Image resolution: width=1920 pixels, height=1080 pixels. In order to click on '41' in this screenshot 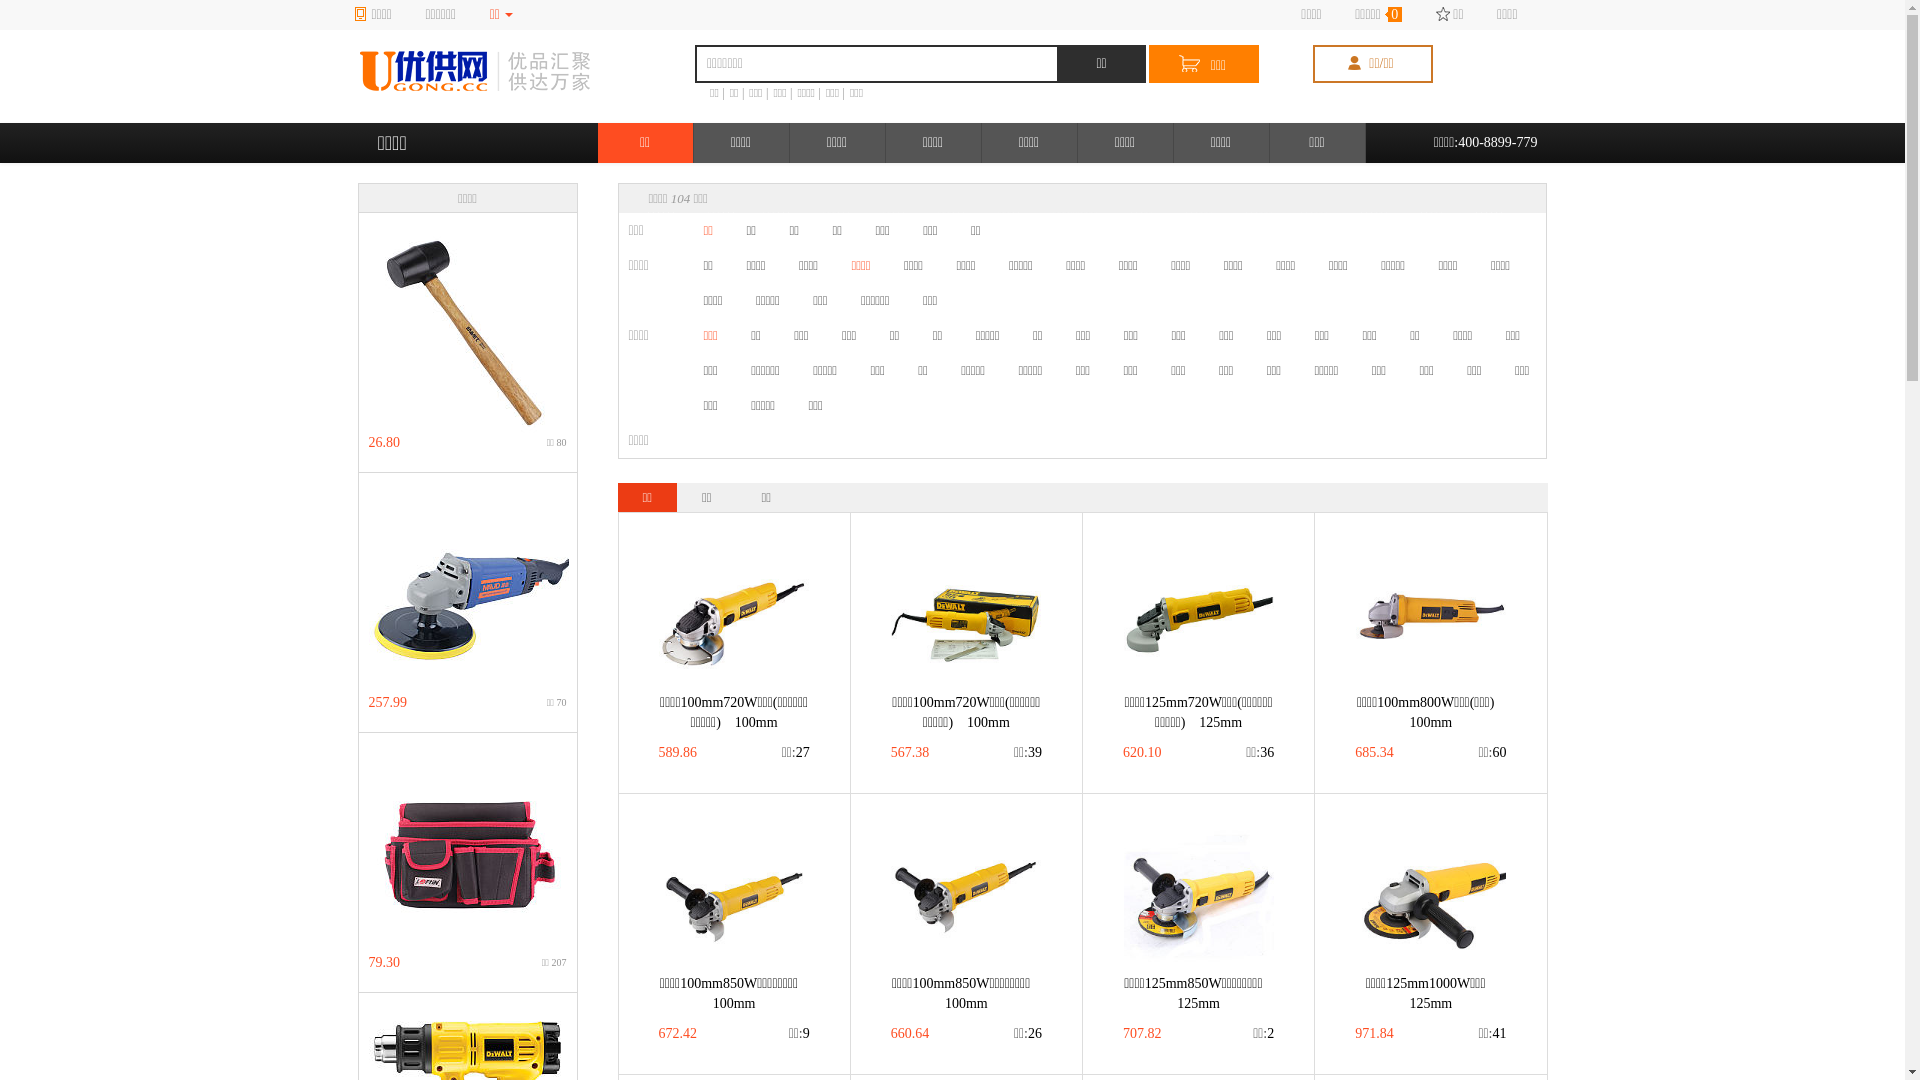, I will do `click(1478, 1033)`.